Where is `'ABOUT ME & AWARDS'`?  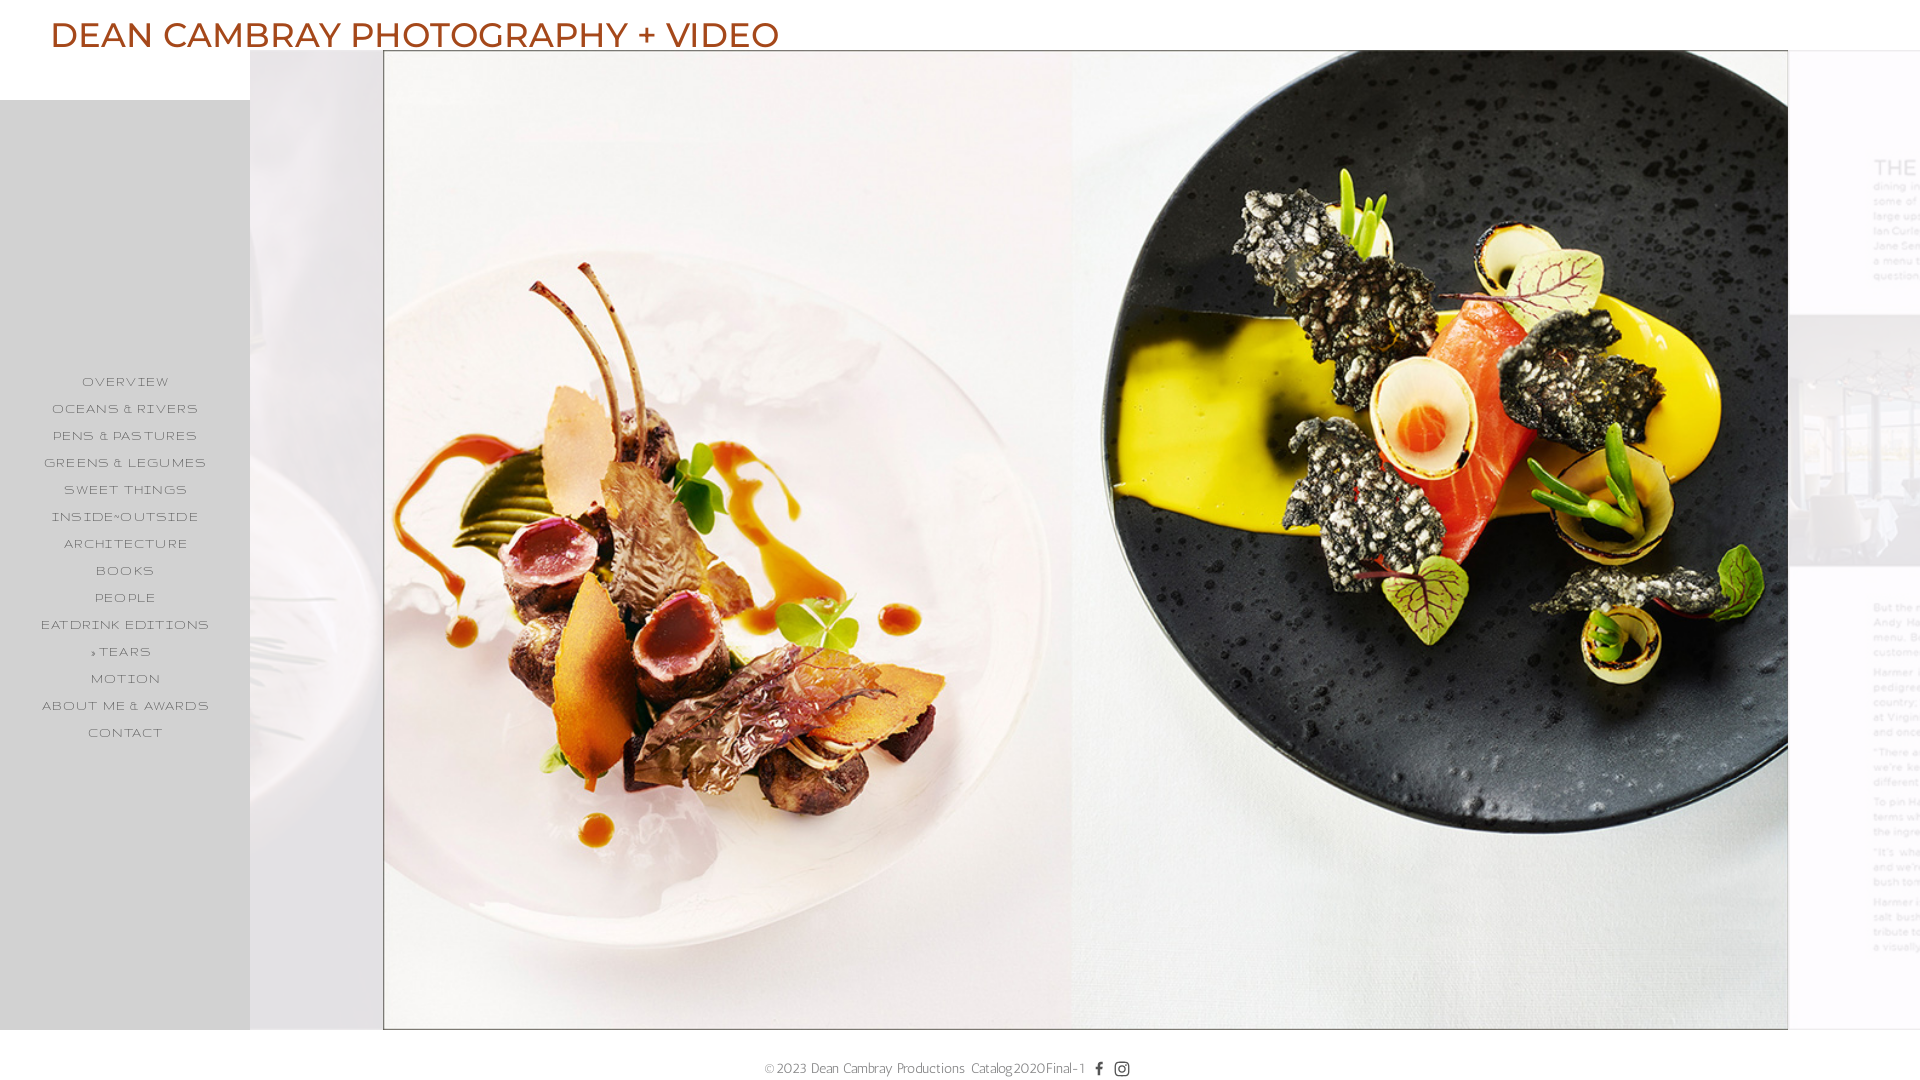 'ABOUT ME & AWARDS' is located at coordinates (124, 704).